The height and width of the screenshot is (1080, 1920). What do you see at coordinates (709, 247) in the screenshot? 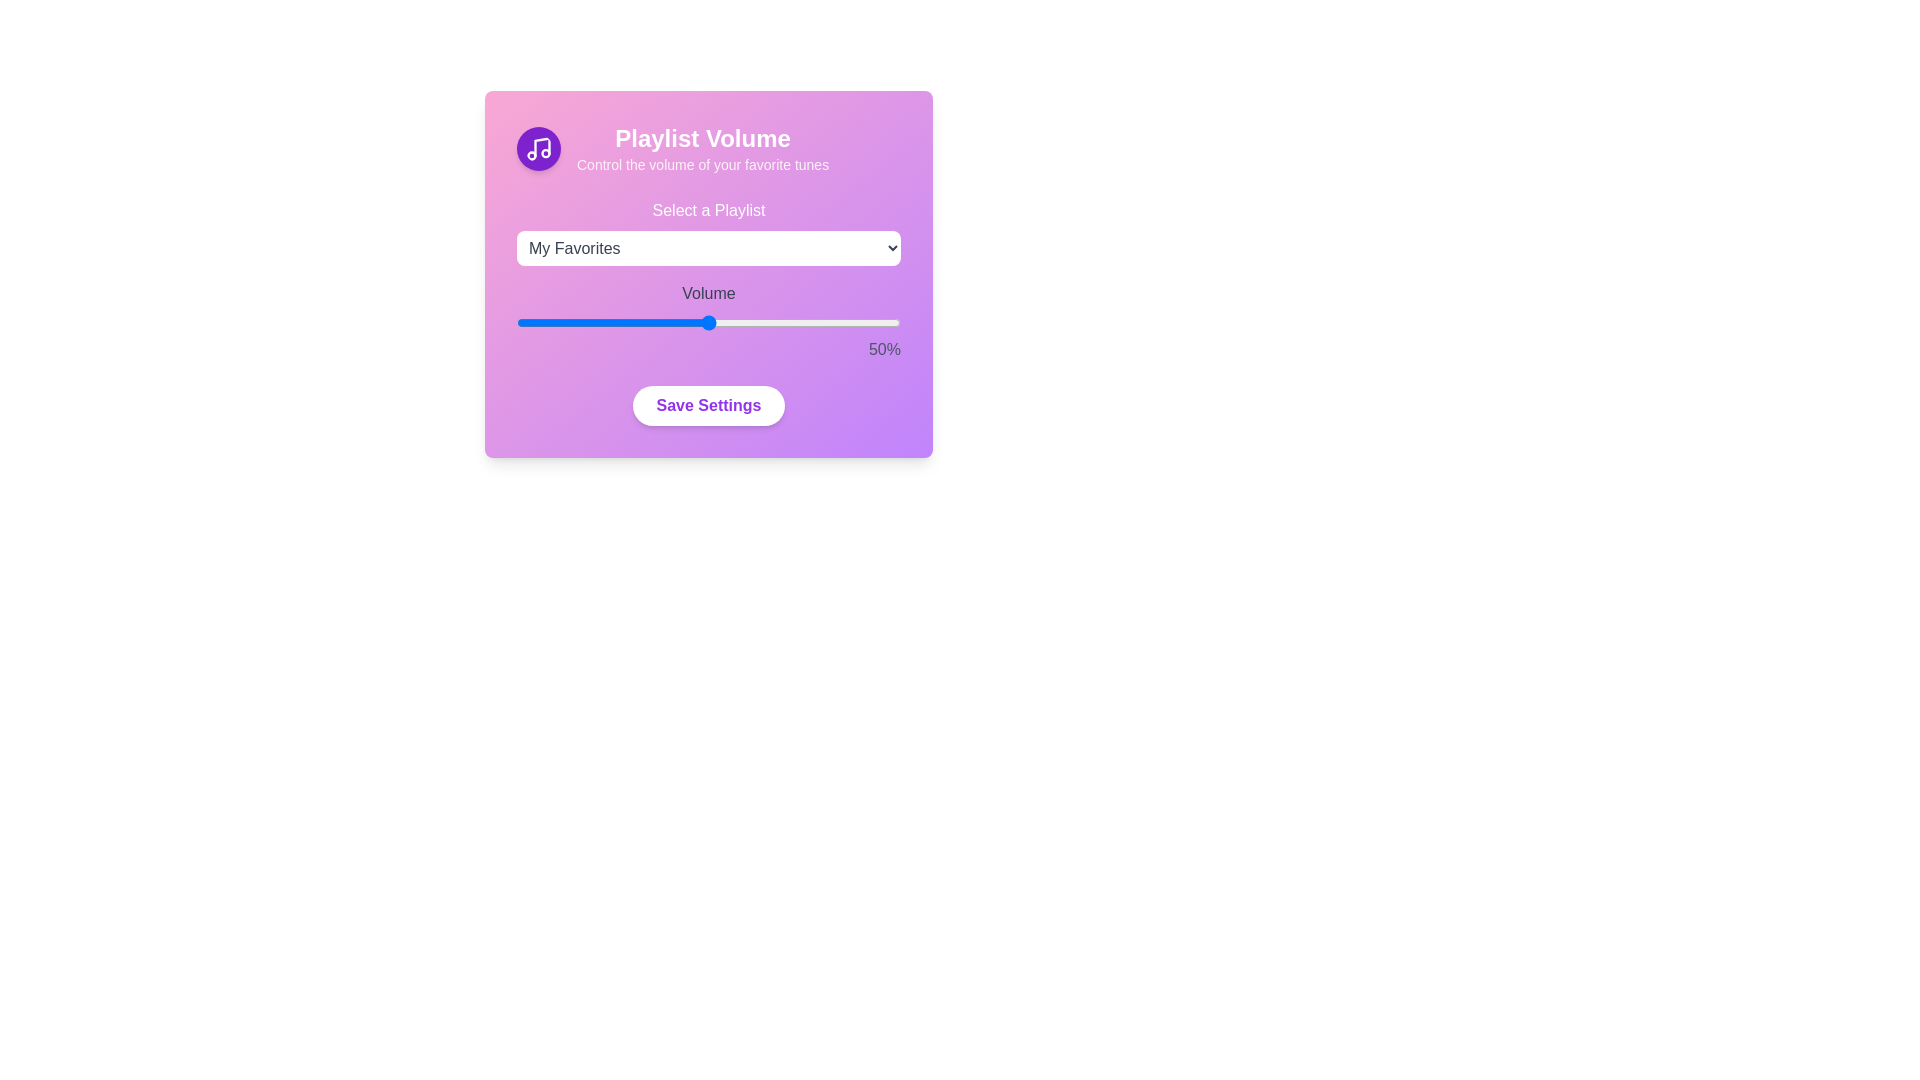
I see `the playlist My Favorites from the dropdown menu` at bounding box center [709, 247].